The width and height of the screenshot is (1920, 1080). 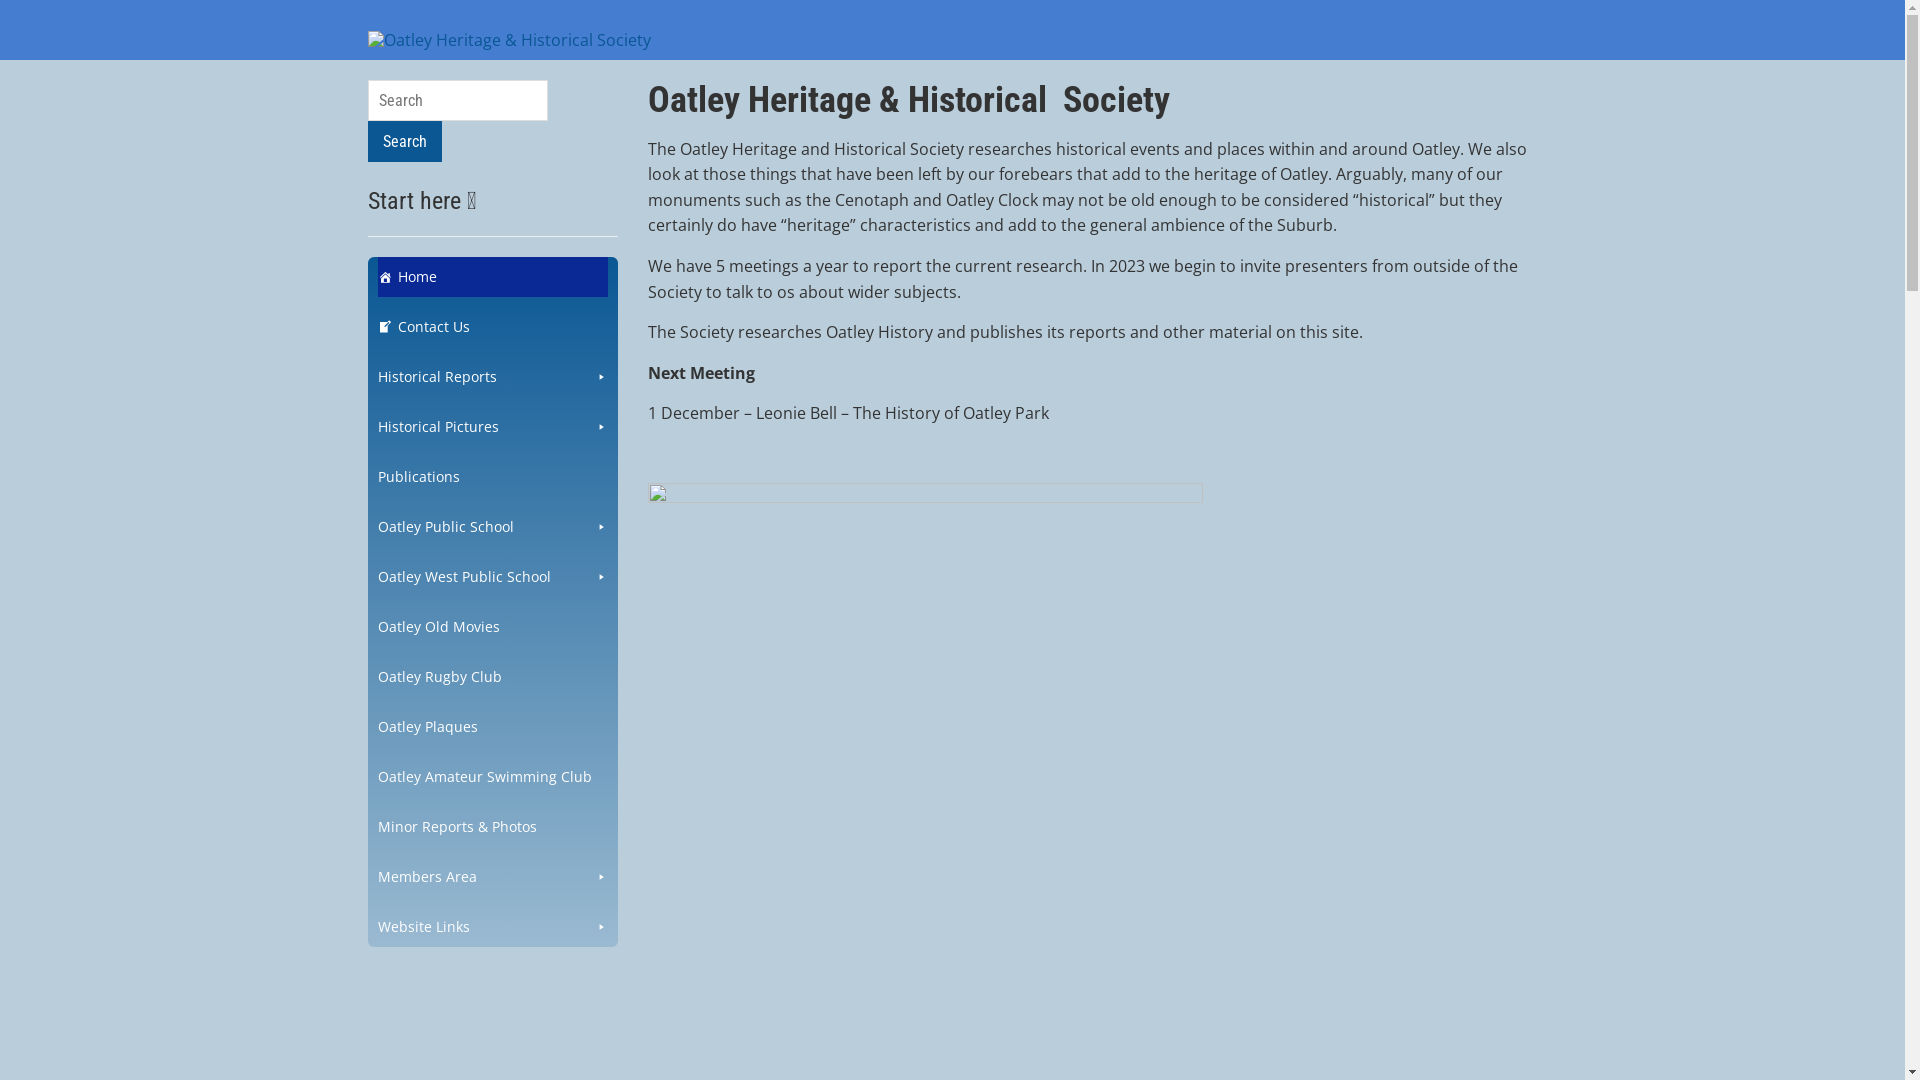 I want to click on 'Search', so click(x=368, y=140).